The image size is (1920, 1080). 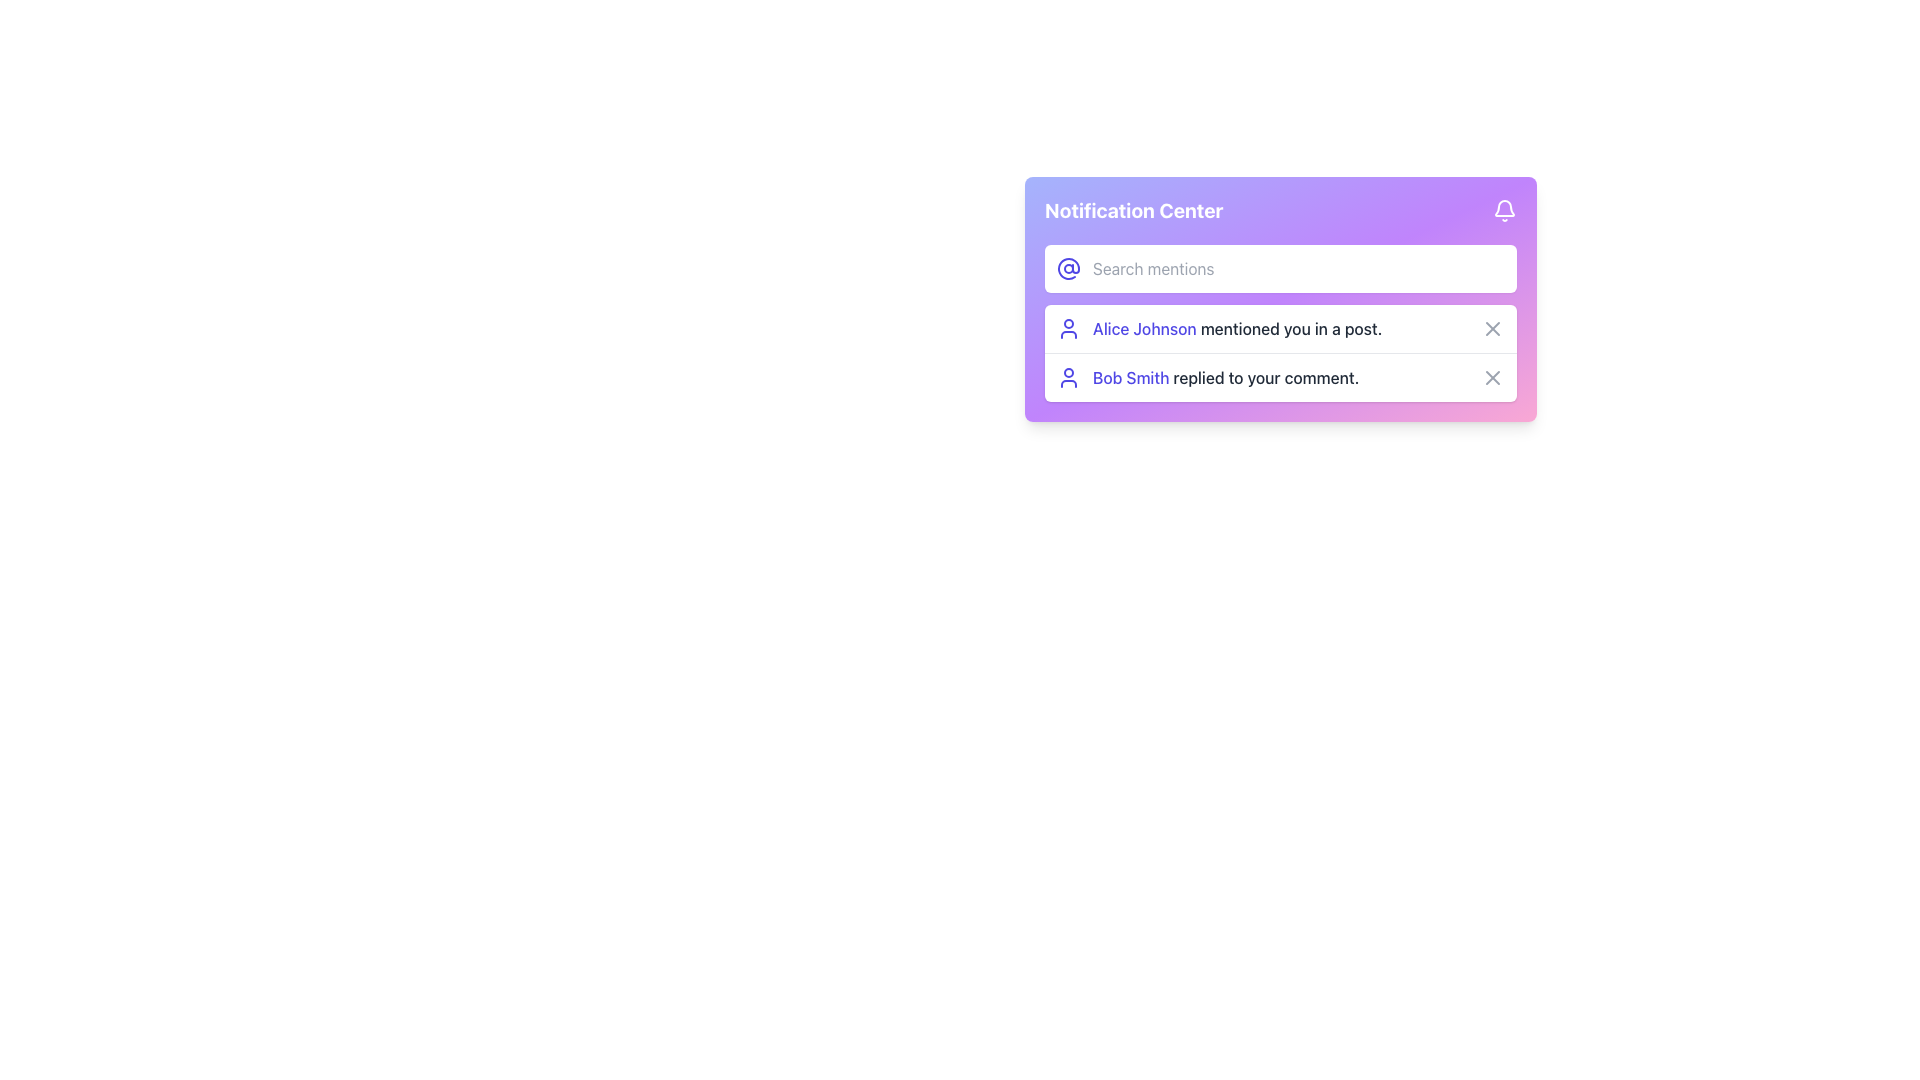 I want to click on the text label stating 'Bob Smith replied to your comment.' which is the second notification in the Notification Center popup, so click(x=1225, y=378).